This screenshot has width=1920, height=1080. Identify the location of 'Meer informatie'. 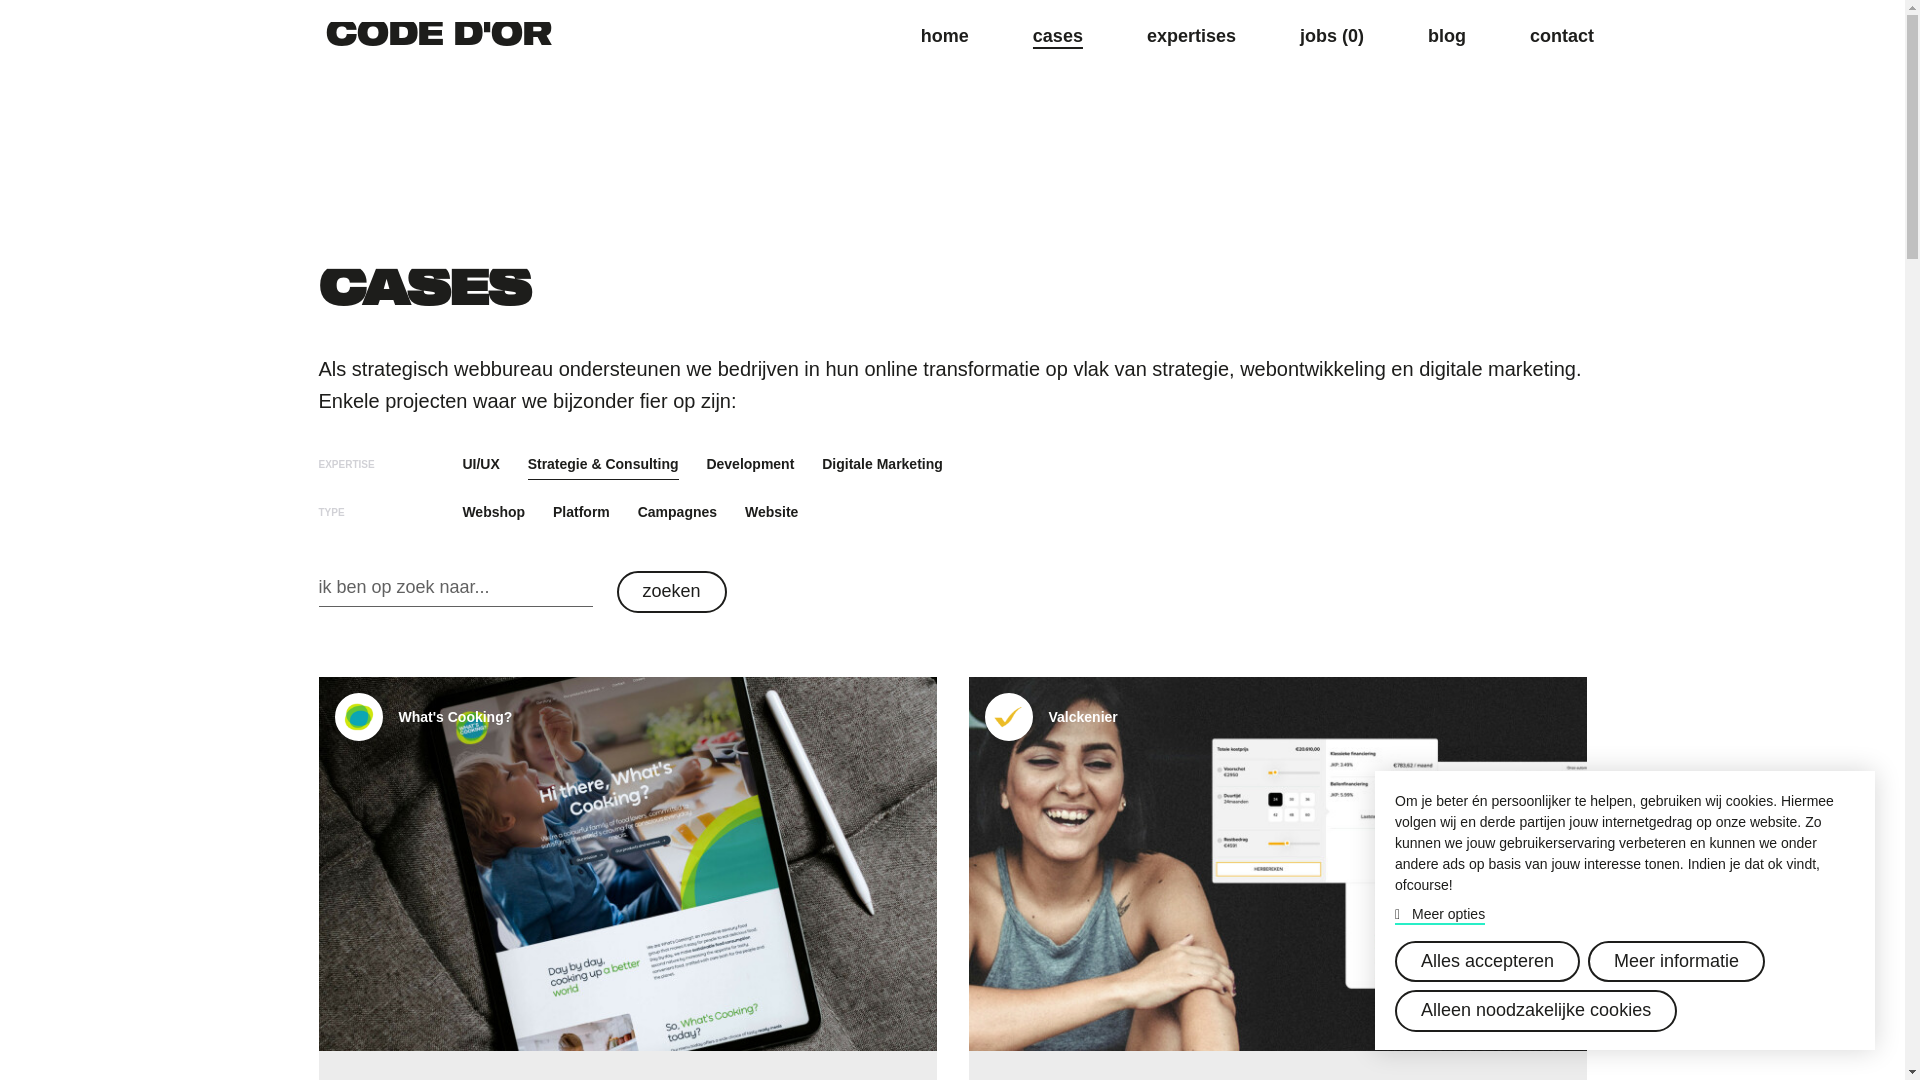
(1676, 960).